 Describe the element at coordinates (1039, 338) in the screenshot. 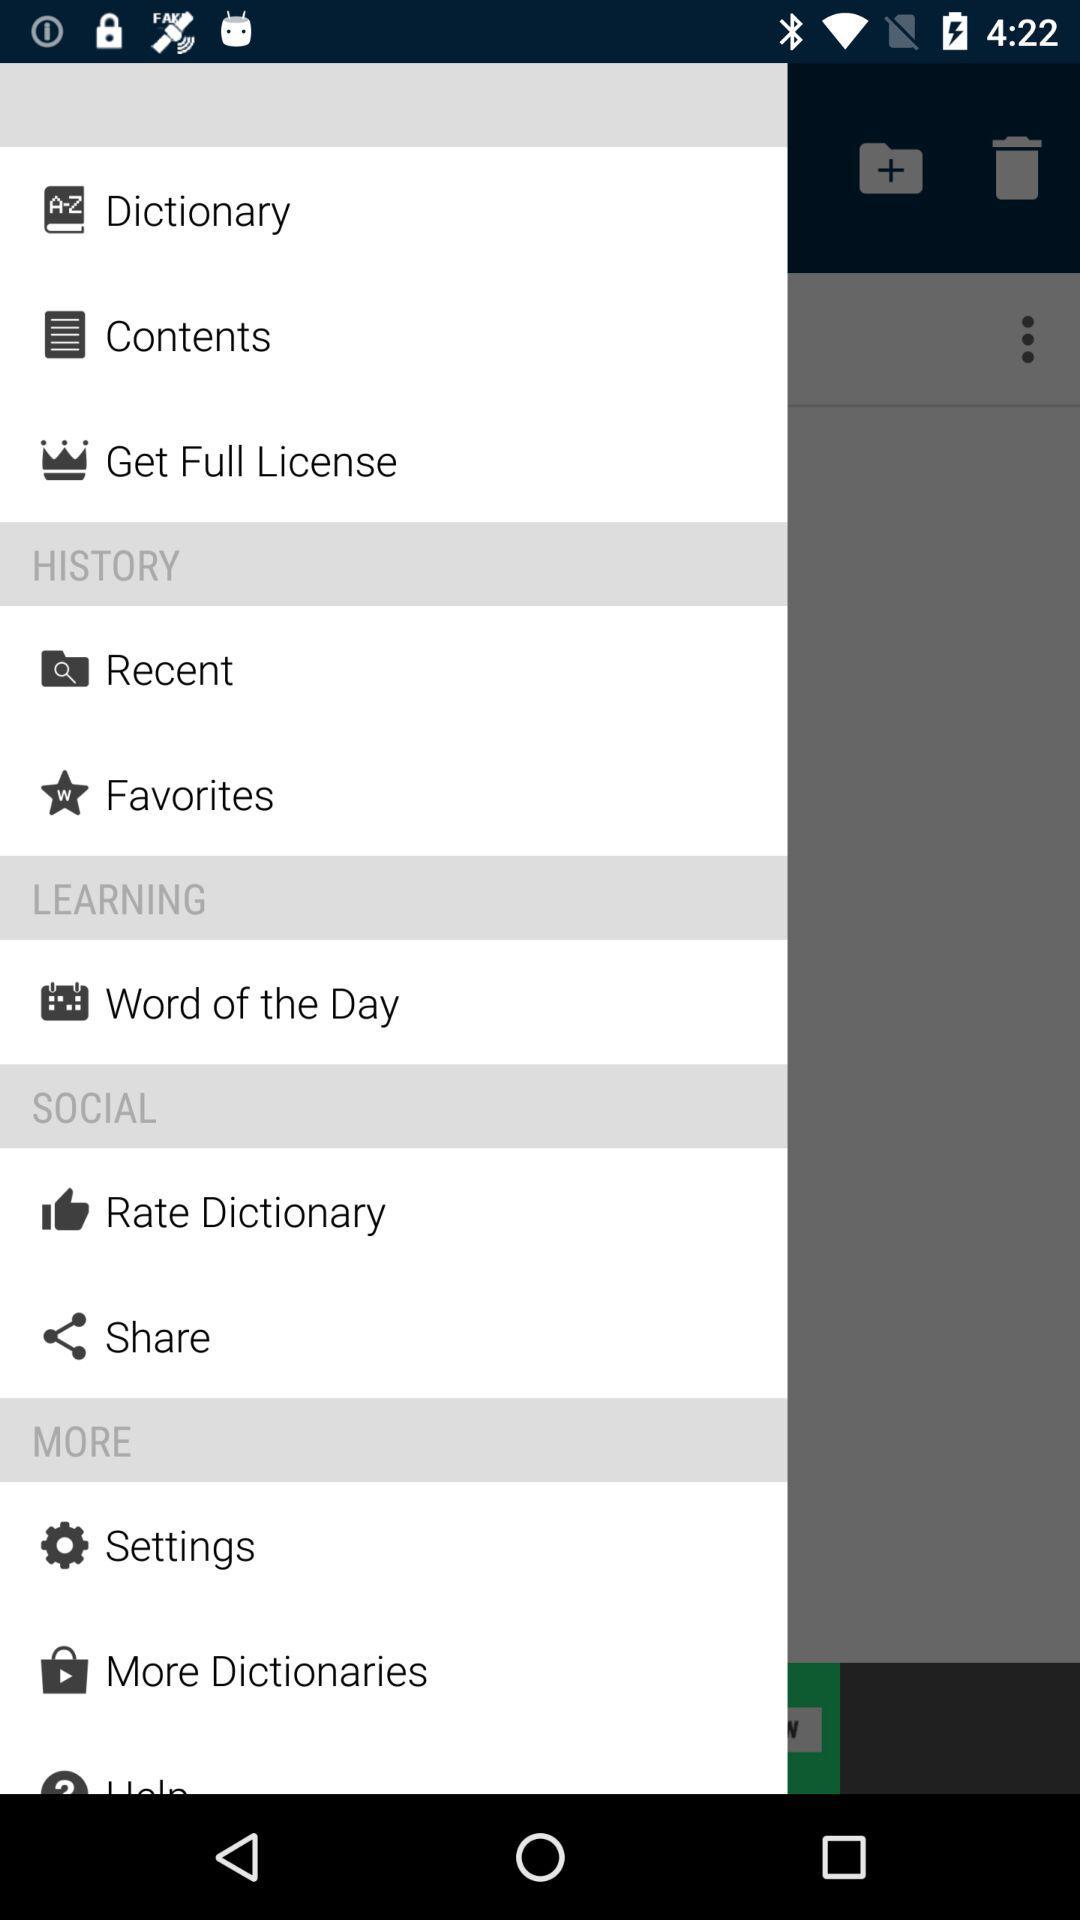

I see `button under delete` at that location.